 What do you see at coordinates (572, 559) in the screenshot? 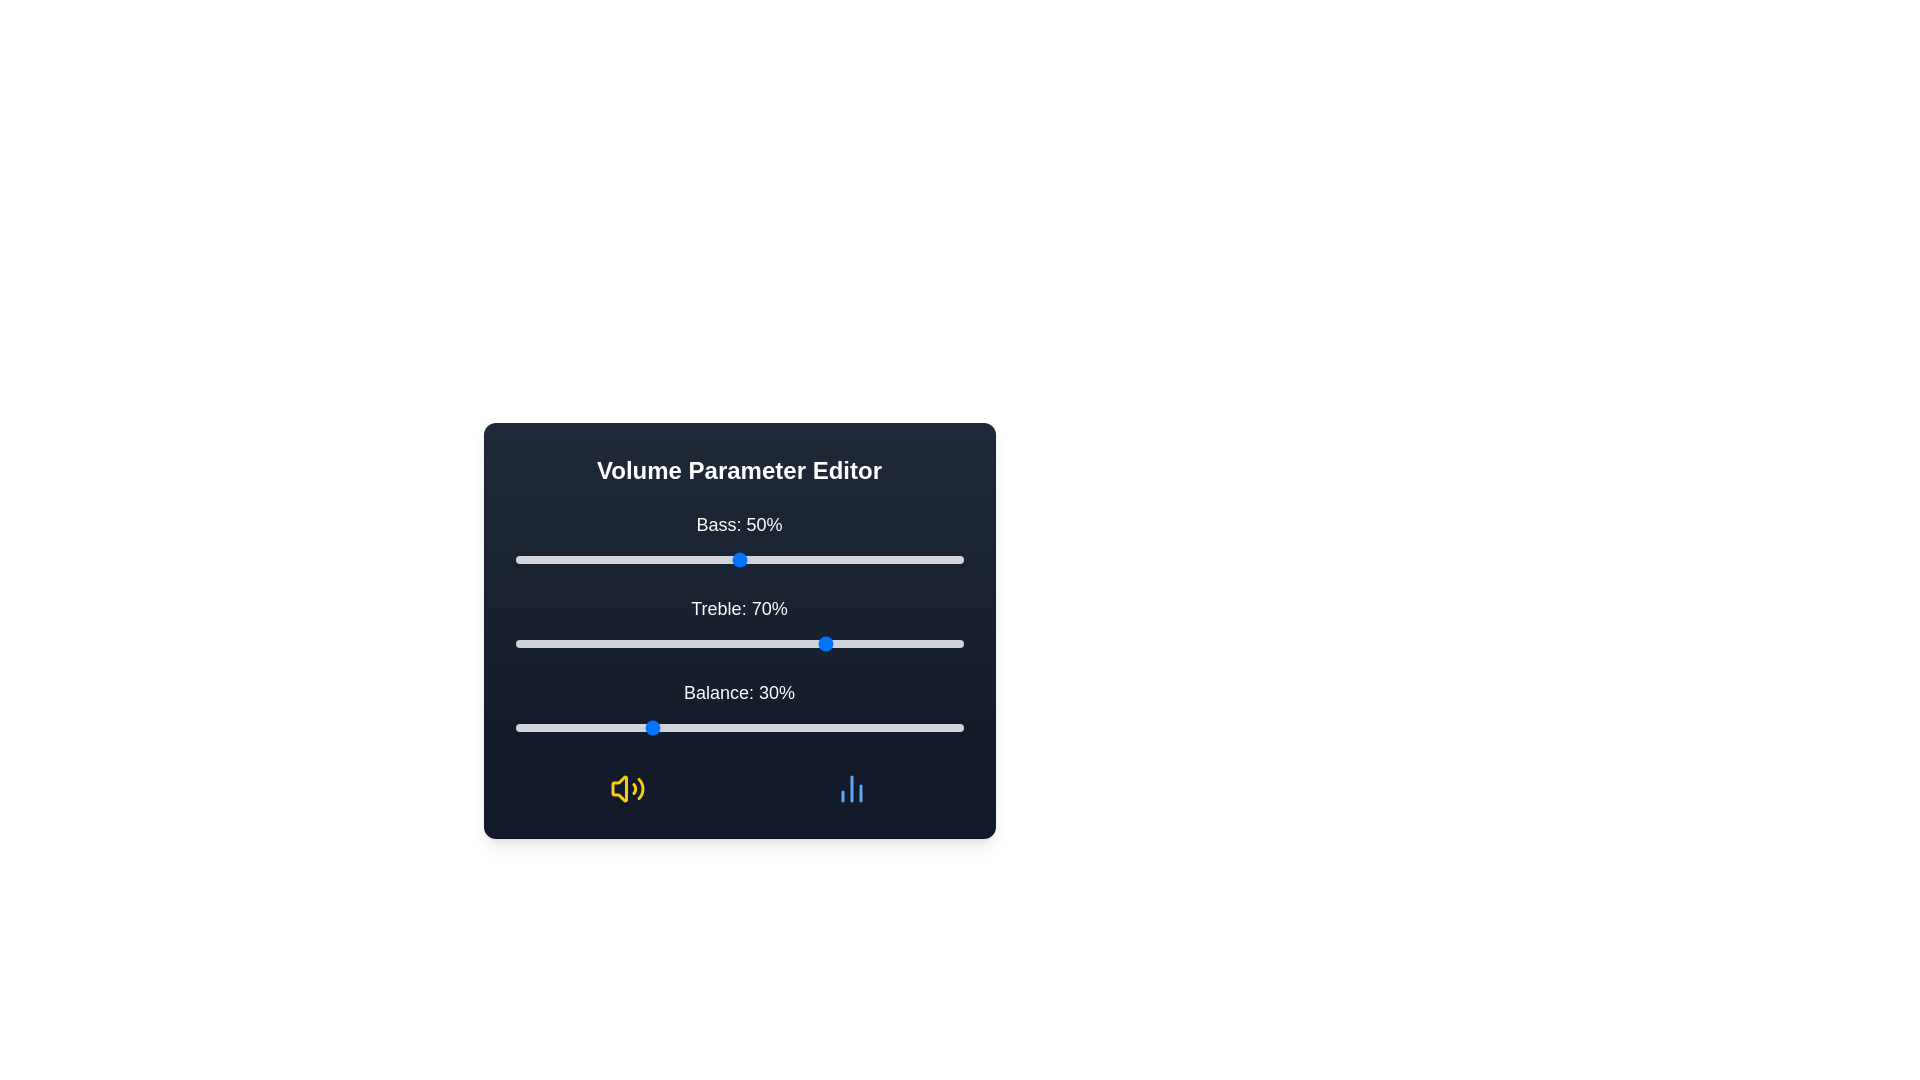
I see `the 0 slider to a value of 13%` at bounding box center [572, 559].